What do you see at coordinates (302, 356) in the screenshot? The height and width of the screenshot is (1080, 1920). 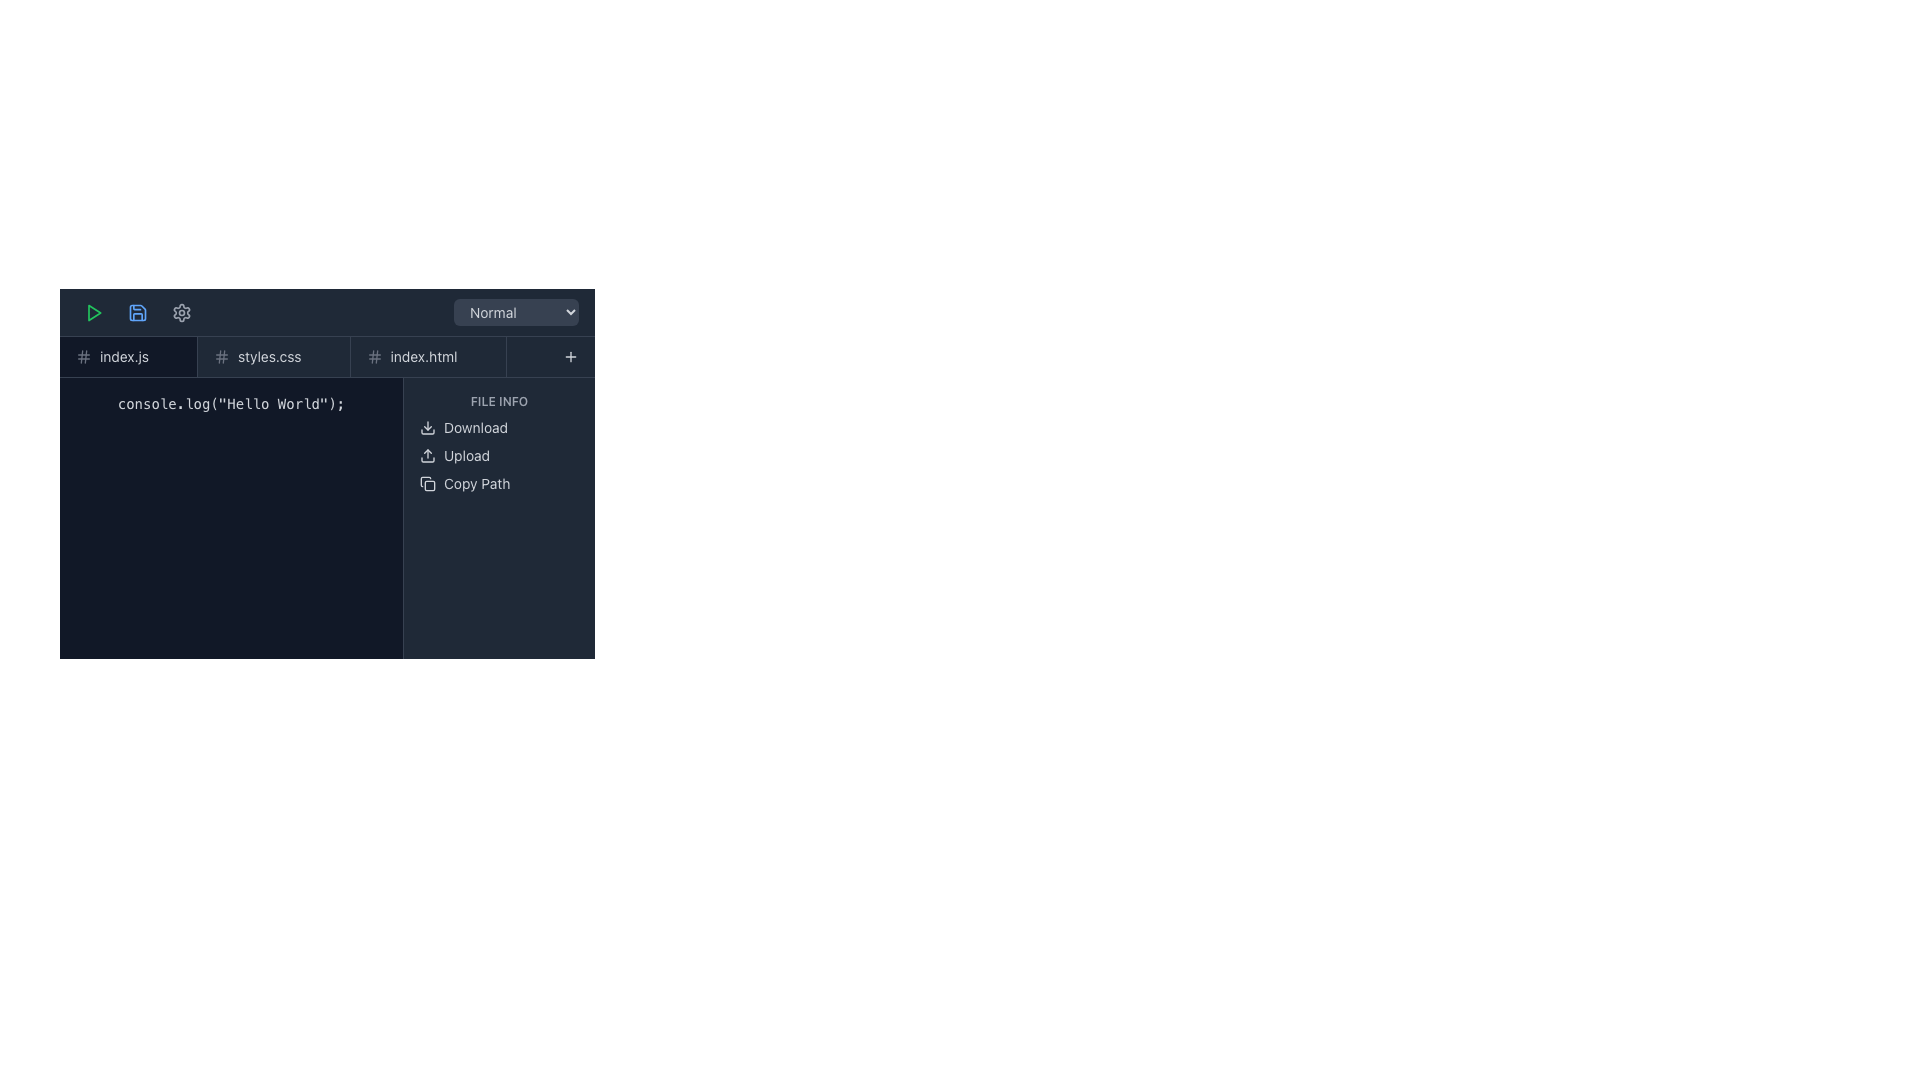 I see `the navigation tab labeled 'styles.css'` at bounding box center [302, 356].